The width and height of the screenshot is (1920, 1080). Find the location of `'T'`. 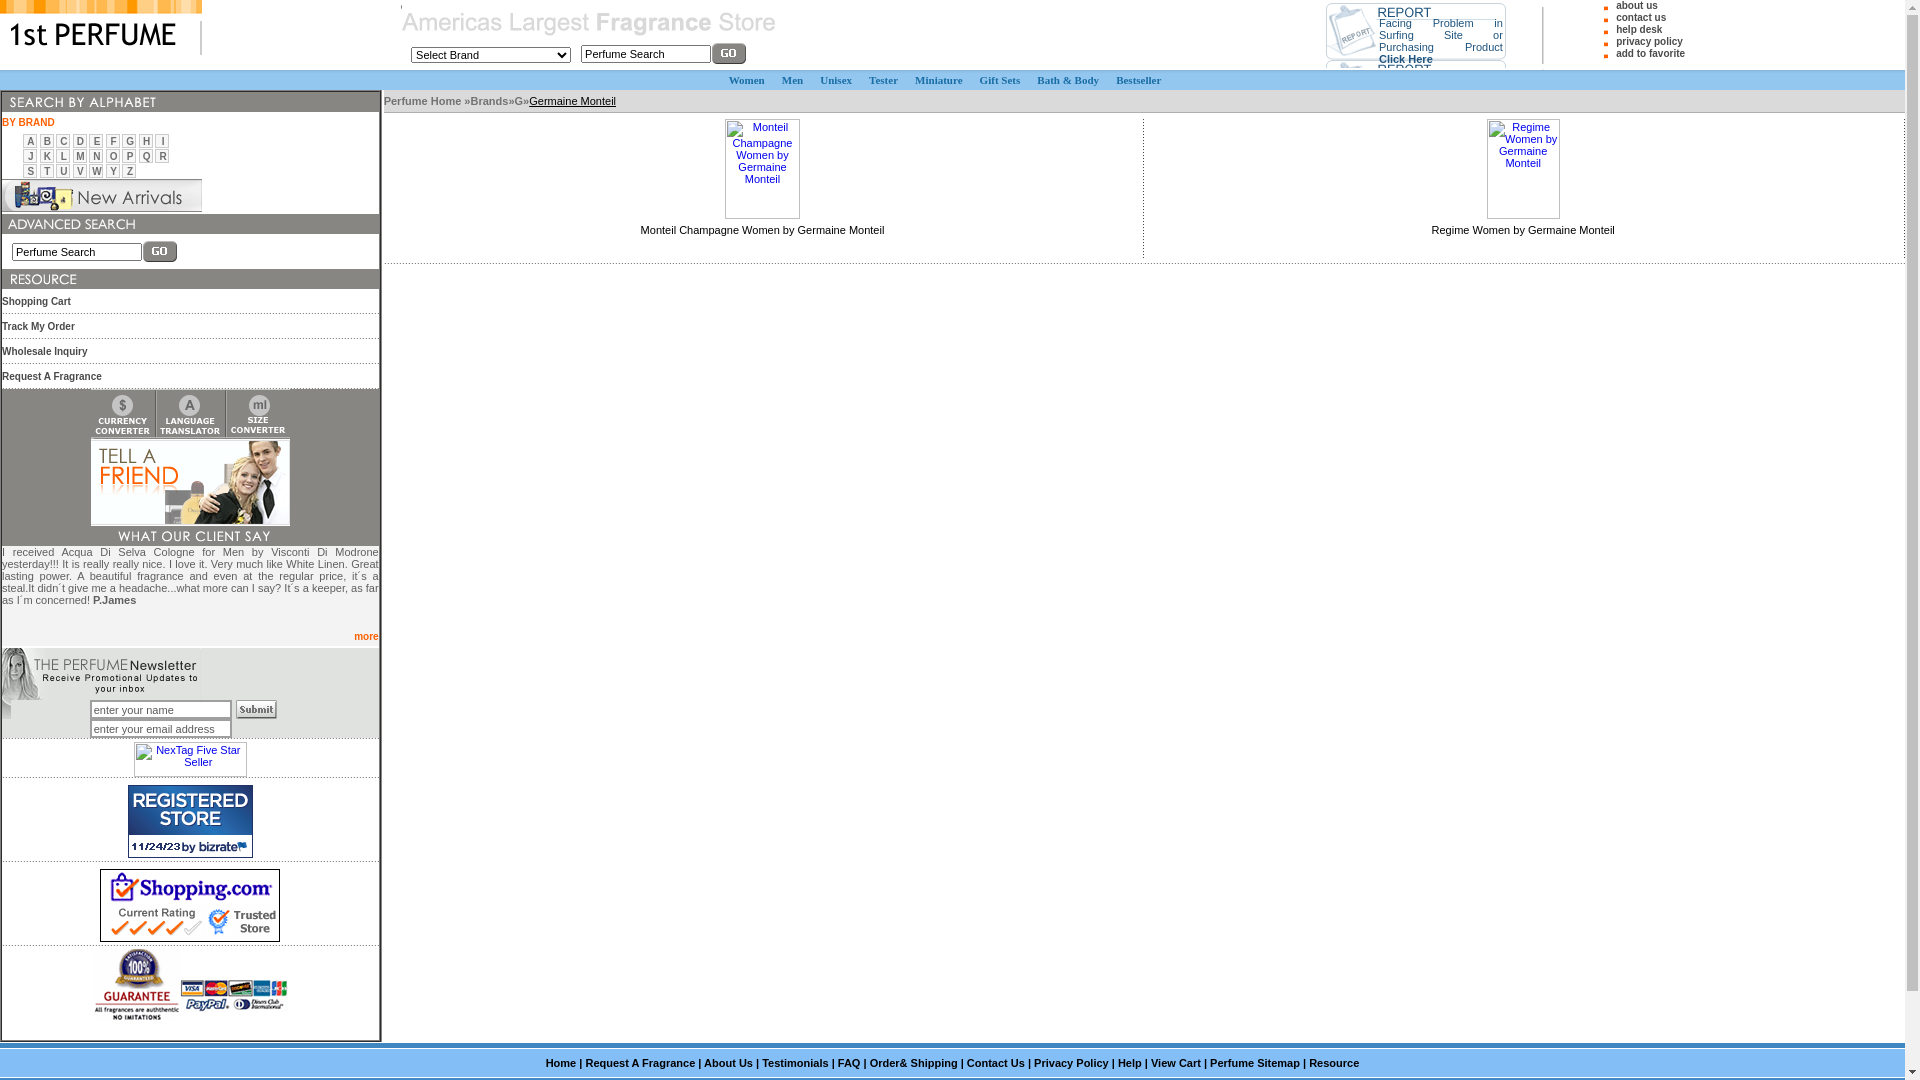

'T' is located at coordinates (43, 170).